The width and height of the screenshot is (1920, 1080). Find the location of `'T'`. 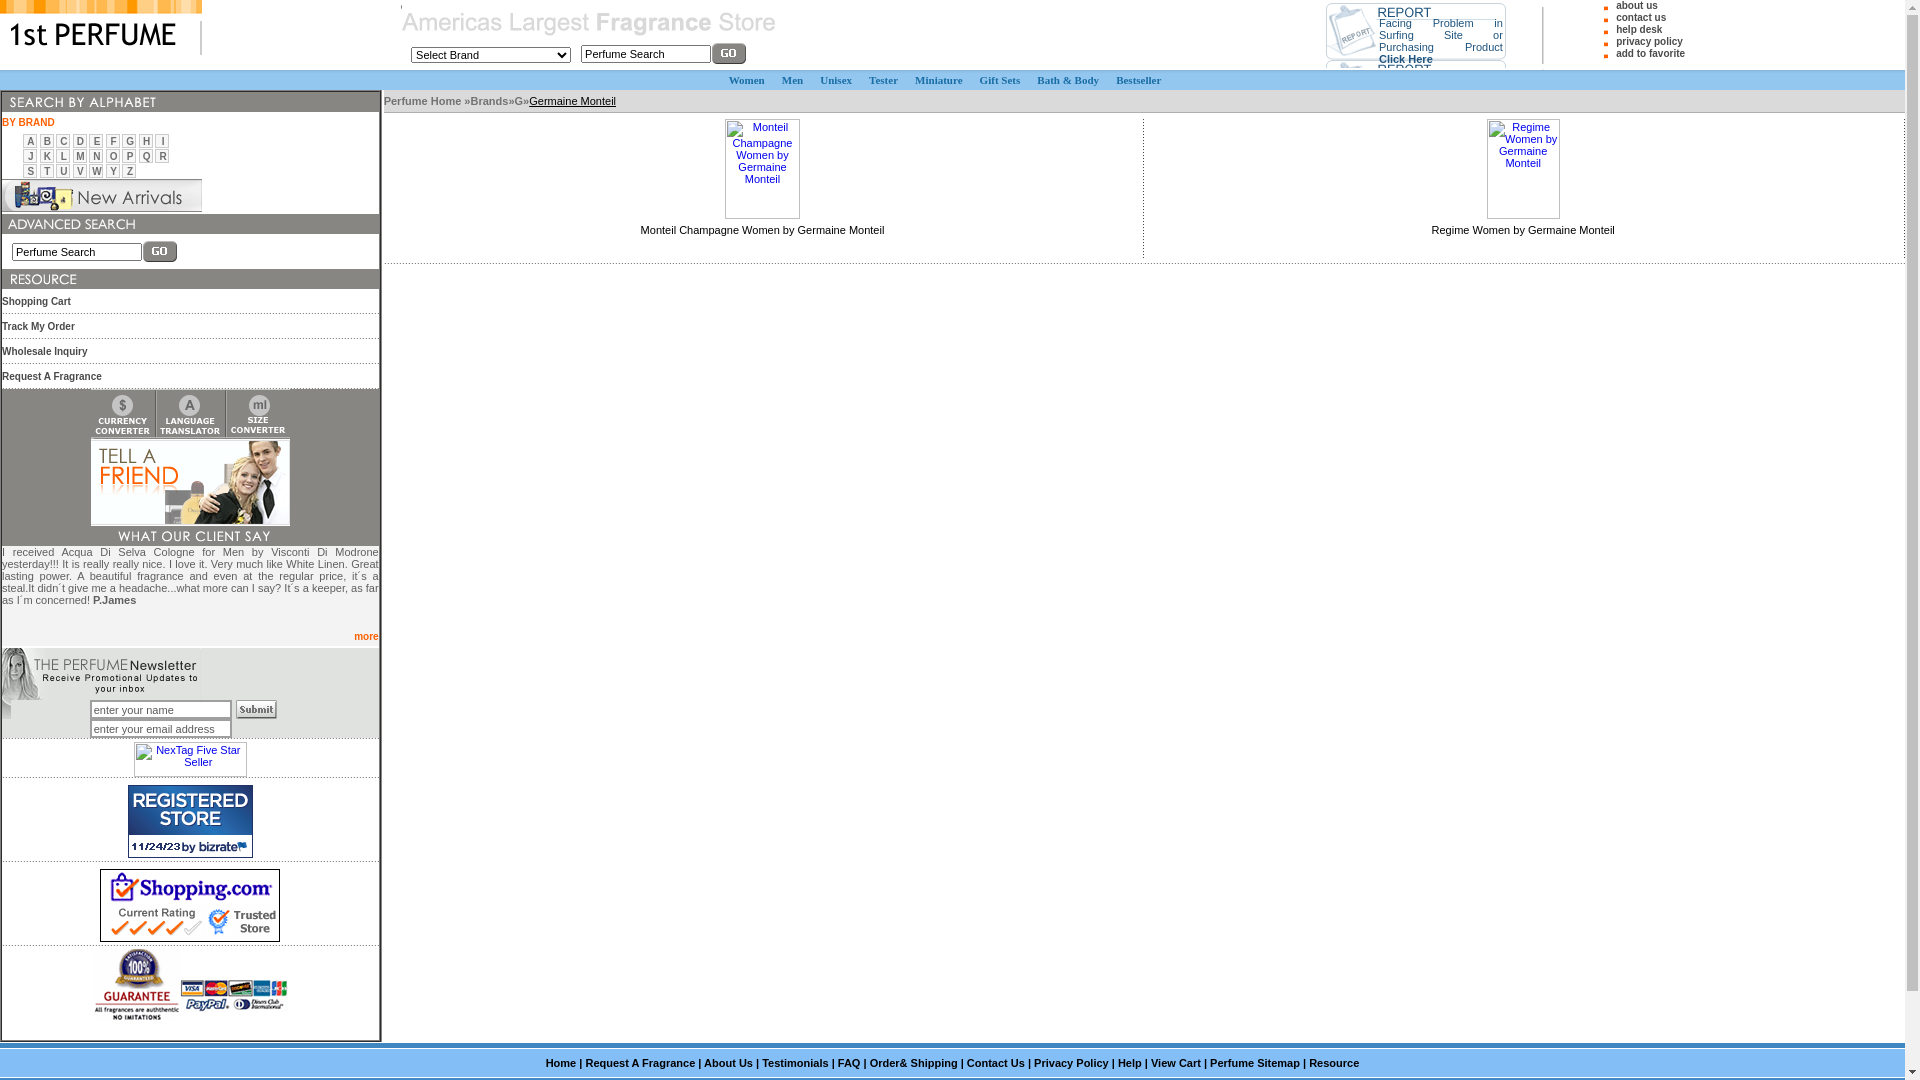

'T' is located at coordinates (43, 170).